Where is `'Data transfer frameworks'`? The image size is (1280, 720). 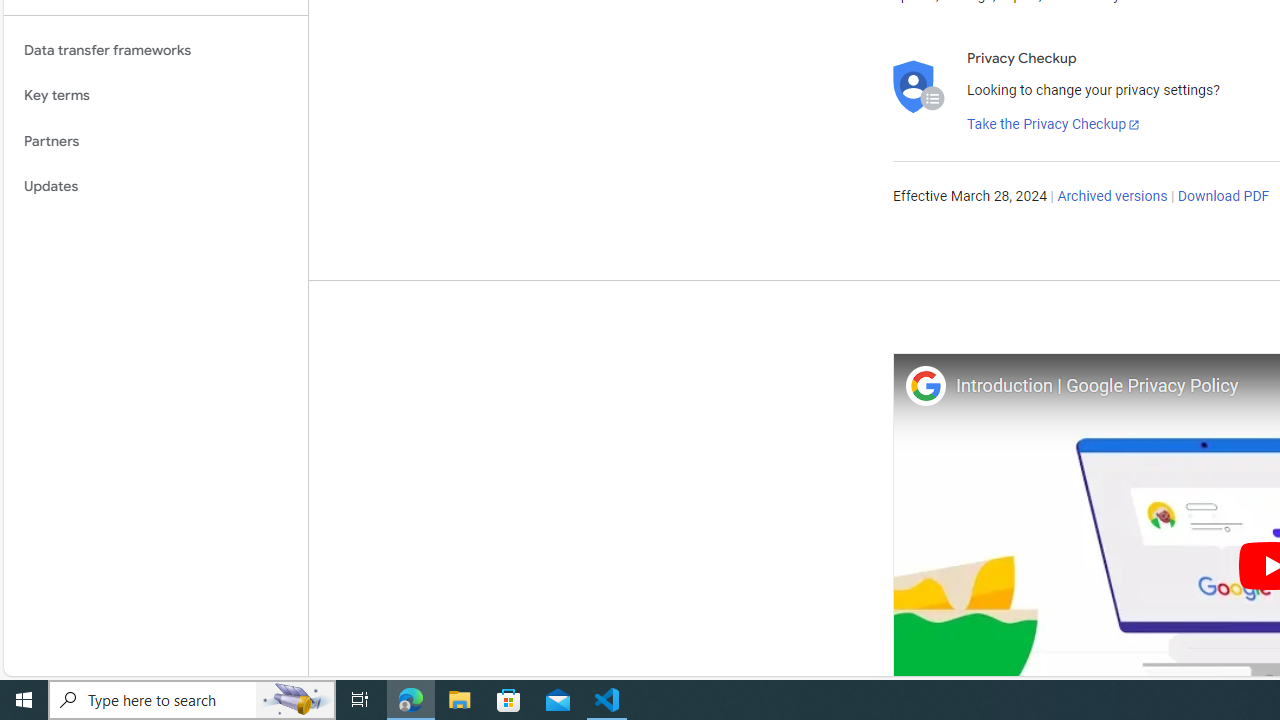
'Data transfer frameworks' is located at coordinates (155, 49).